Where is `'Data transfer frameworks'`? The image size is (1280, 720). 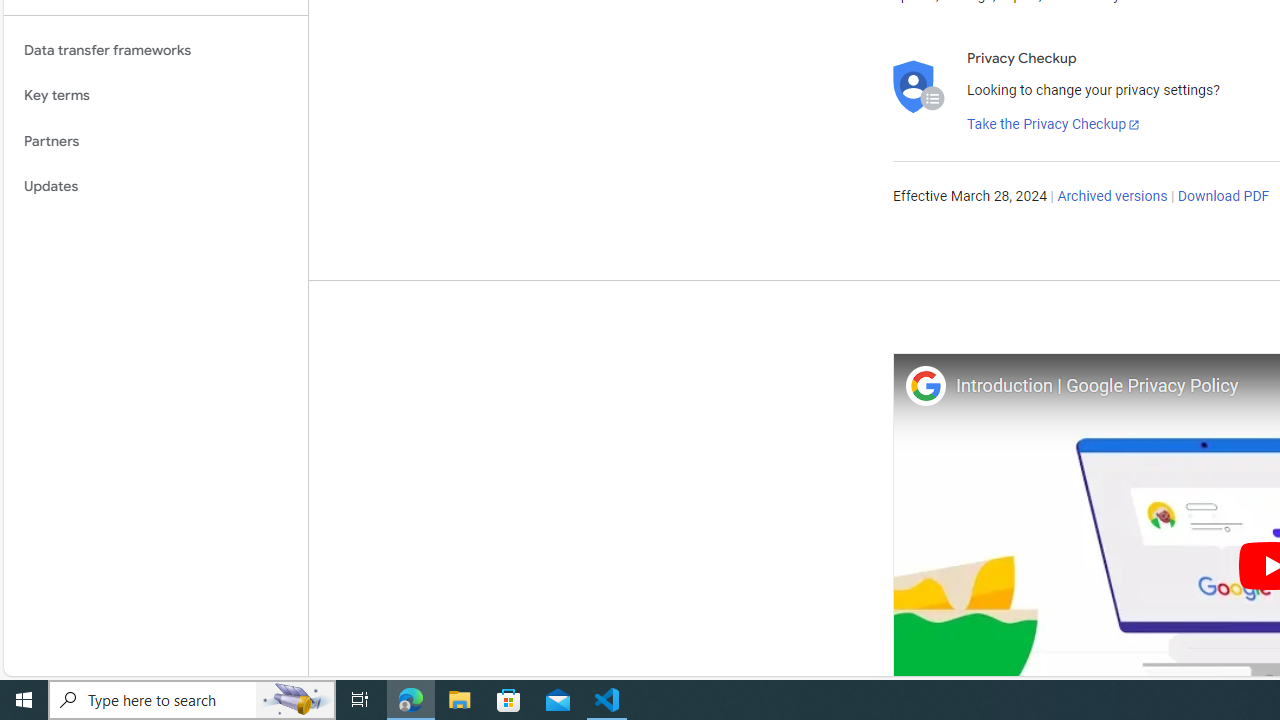
'Data transfer frameworks' is located at coordinates (155, 49).